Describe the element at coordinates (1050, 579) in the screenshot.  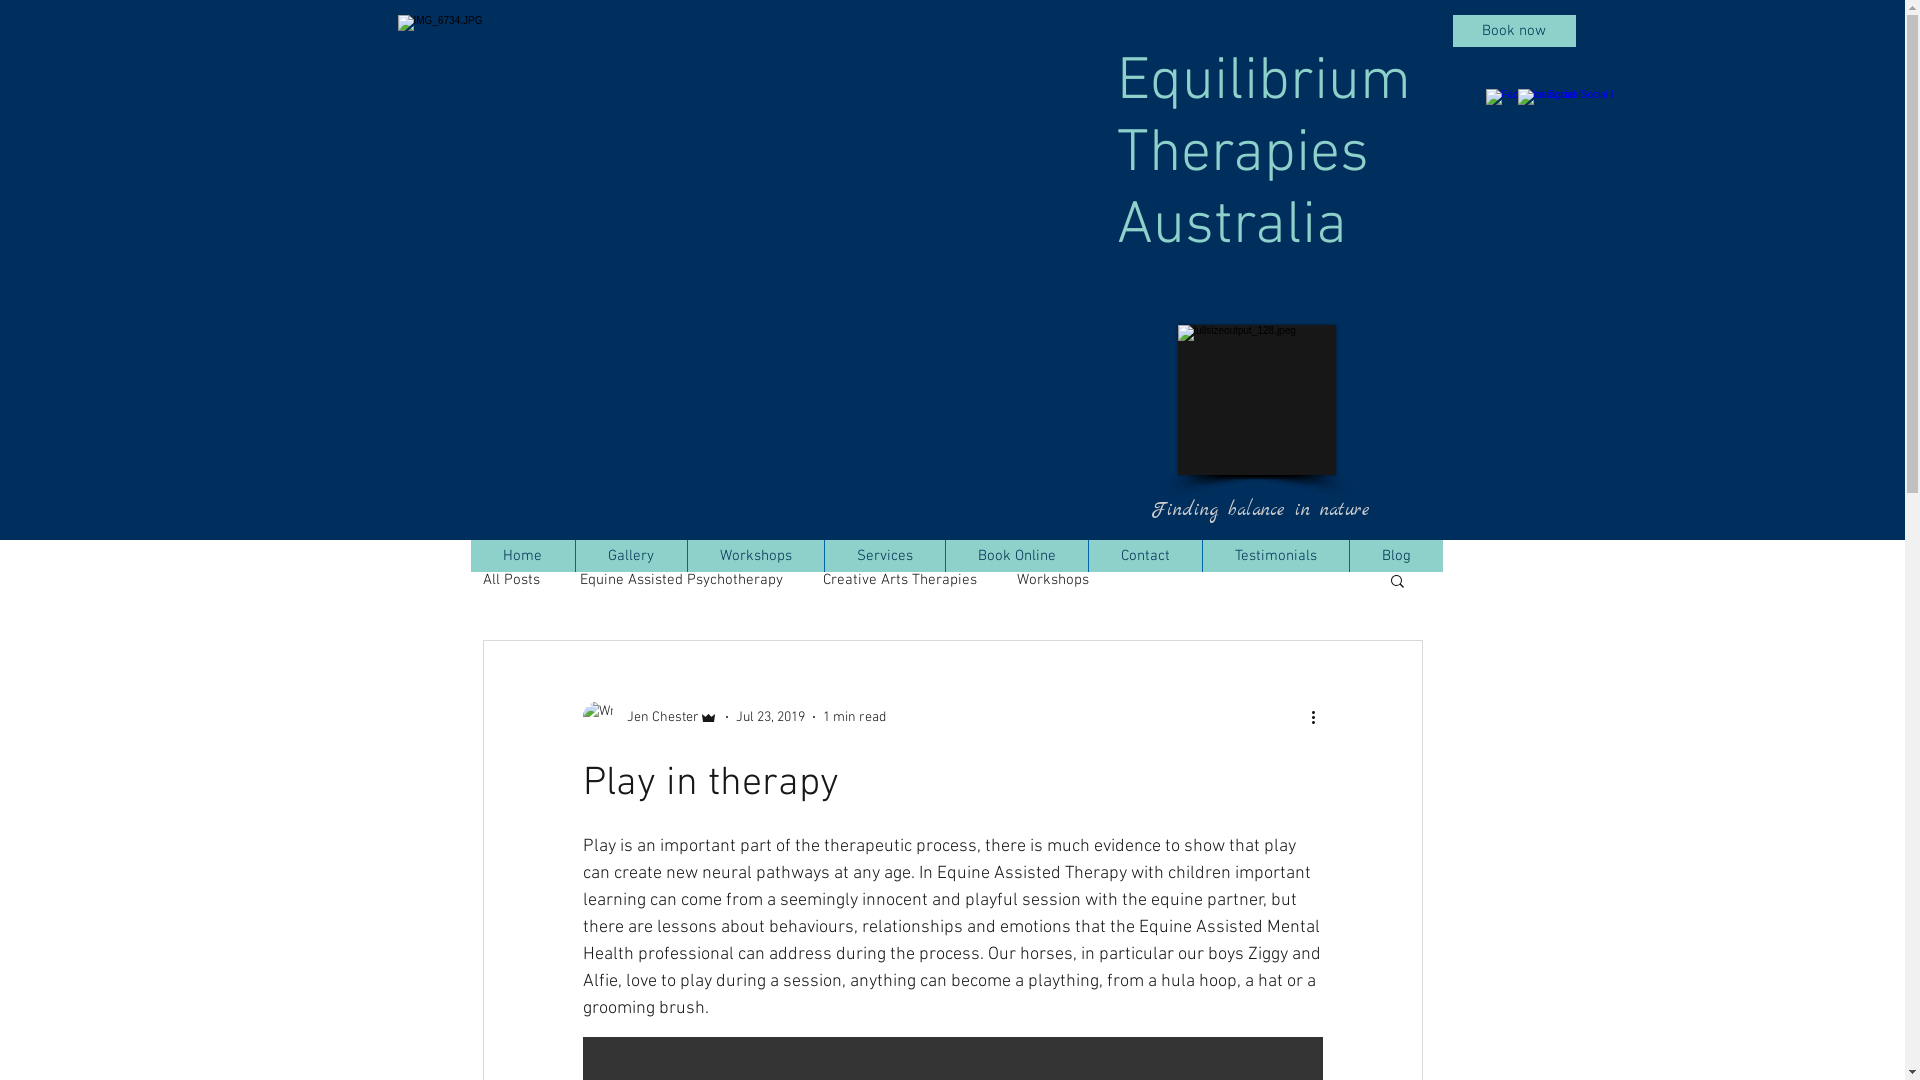
I see `'Workshops'` at that location.